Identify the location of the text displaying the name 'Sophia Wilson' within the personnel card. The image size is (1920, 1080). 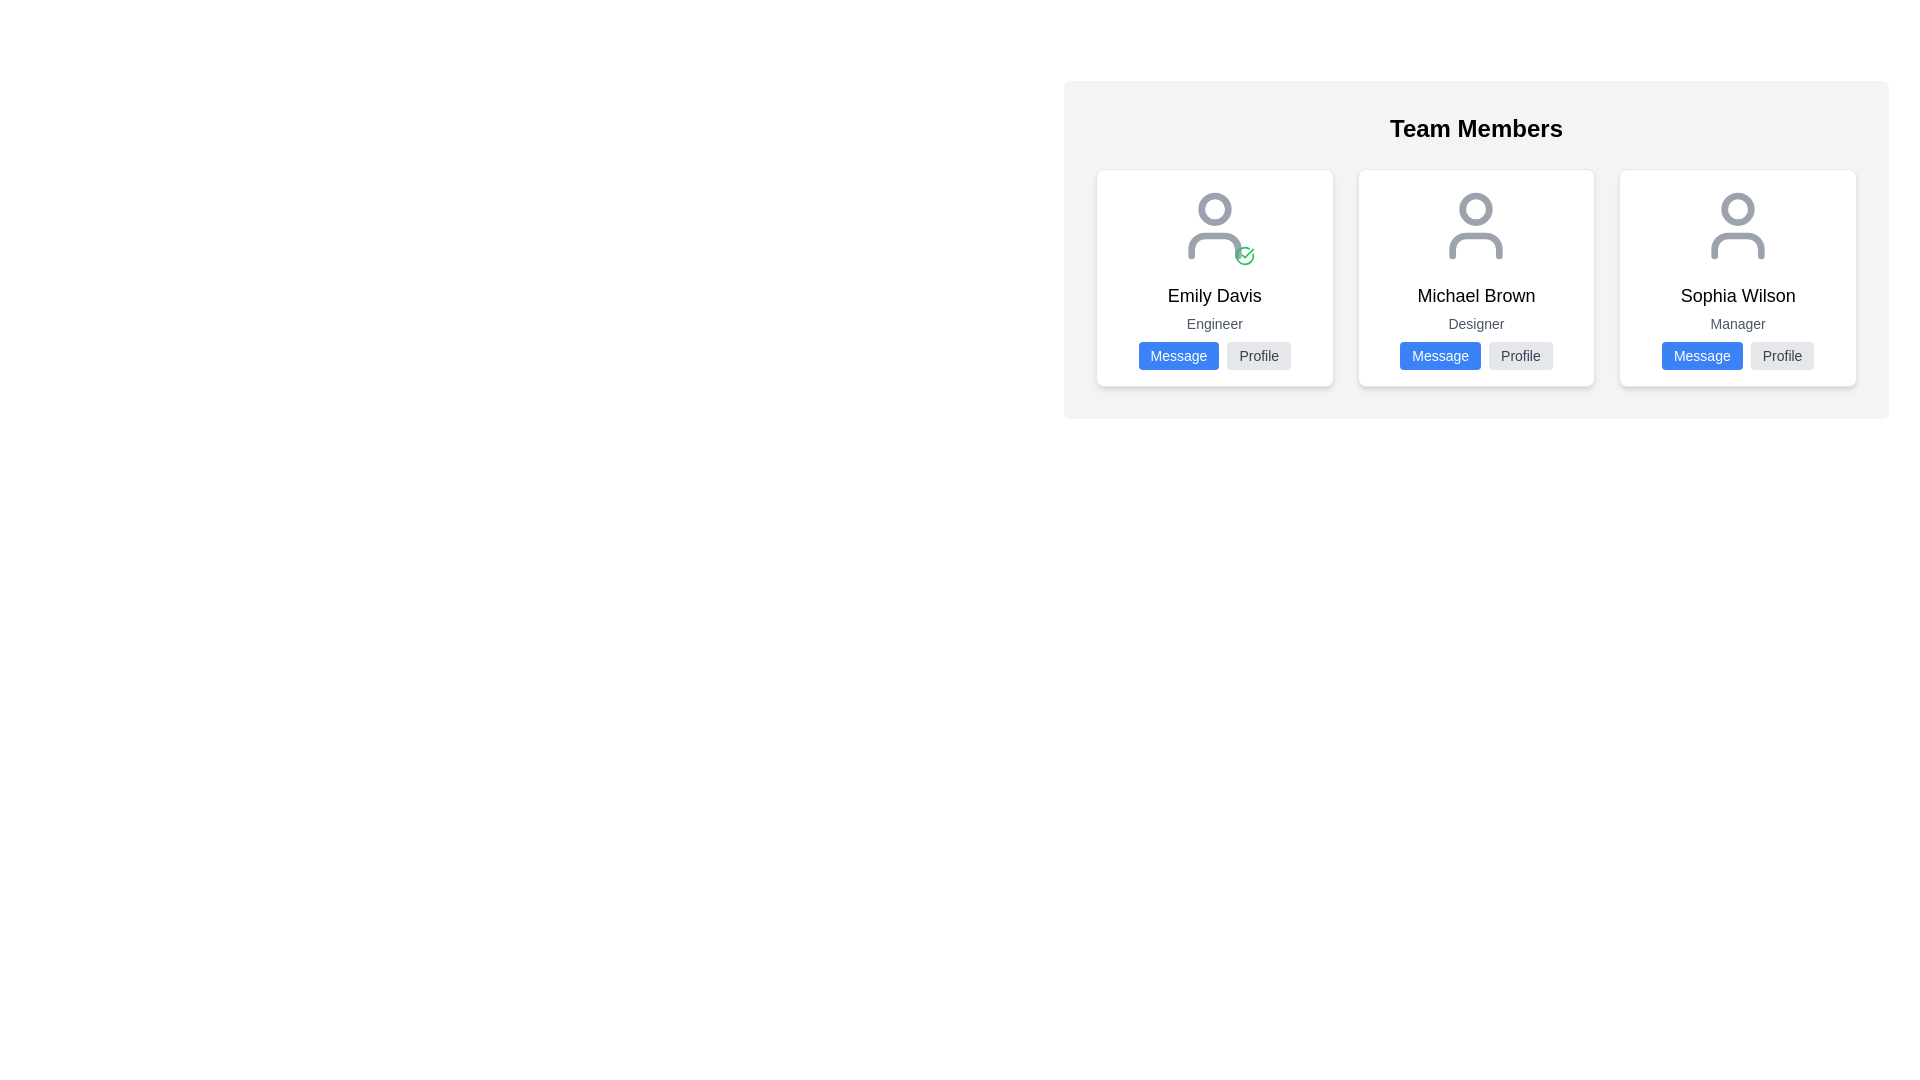
(1737, 296).